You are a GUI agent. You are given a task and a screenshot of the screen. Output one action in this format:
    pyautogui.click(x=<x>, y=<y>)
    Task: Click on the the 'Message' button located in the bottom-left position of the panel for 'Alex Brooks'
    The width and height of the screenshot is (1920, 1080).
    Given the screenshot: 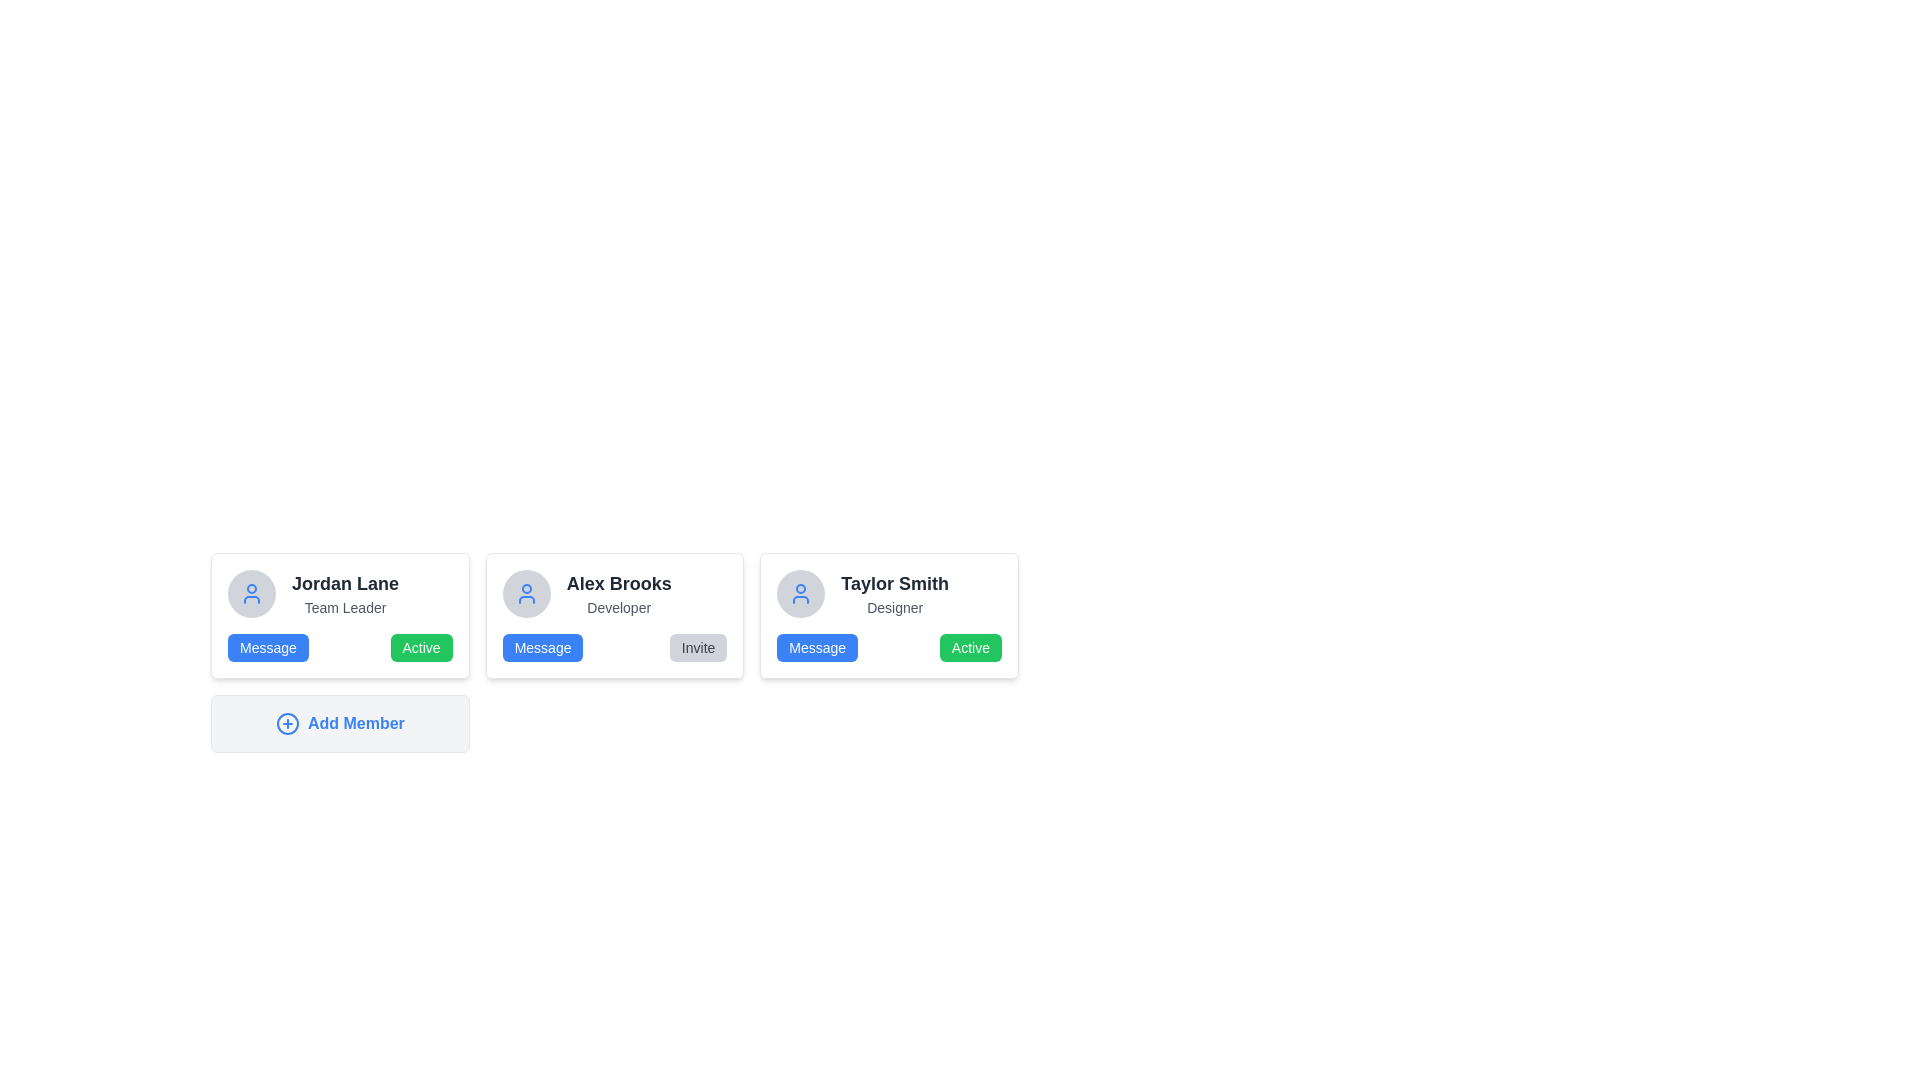 What is the action you would take?
    pyautogui.click(x=542, y=648)
    